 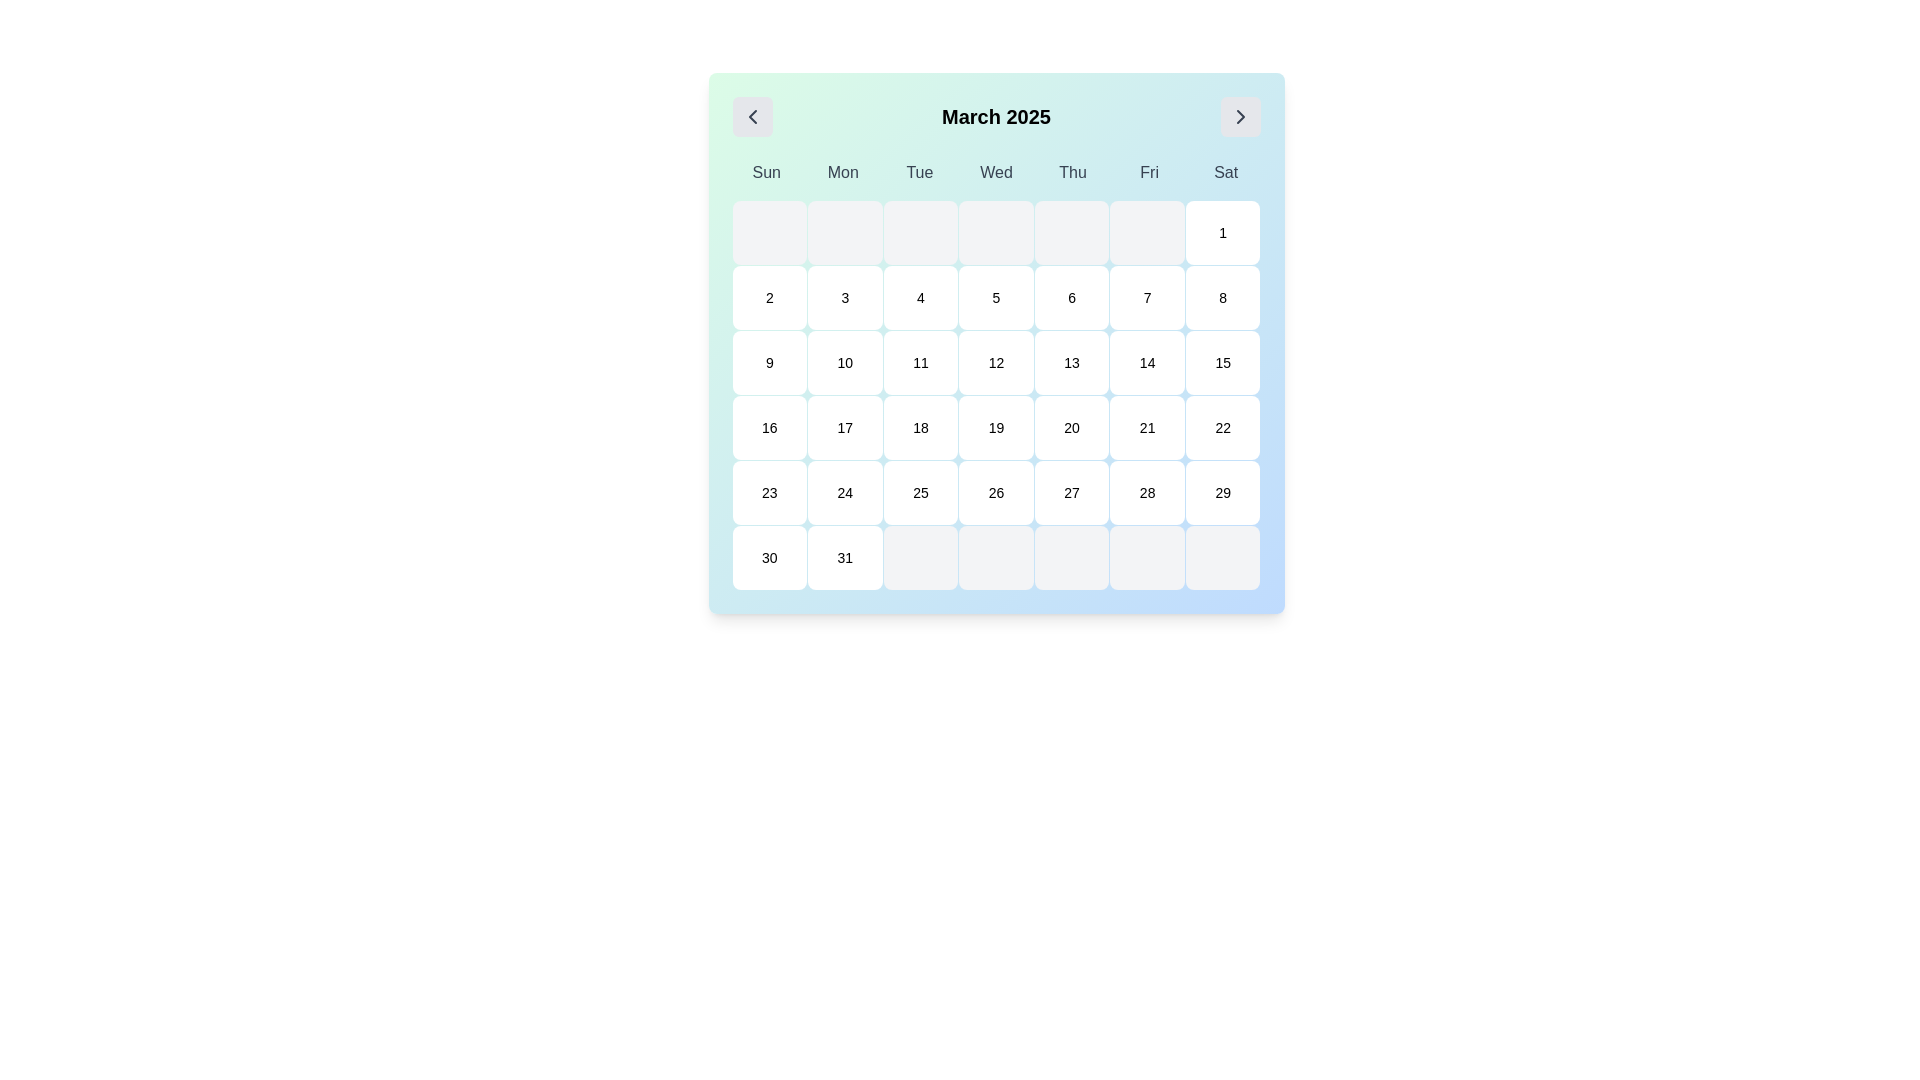 I want to click on the non-interactive calendar date cell located in the last row, third from the left in a 7-column layout, so click(x=919, y=558).